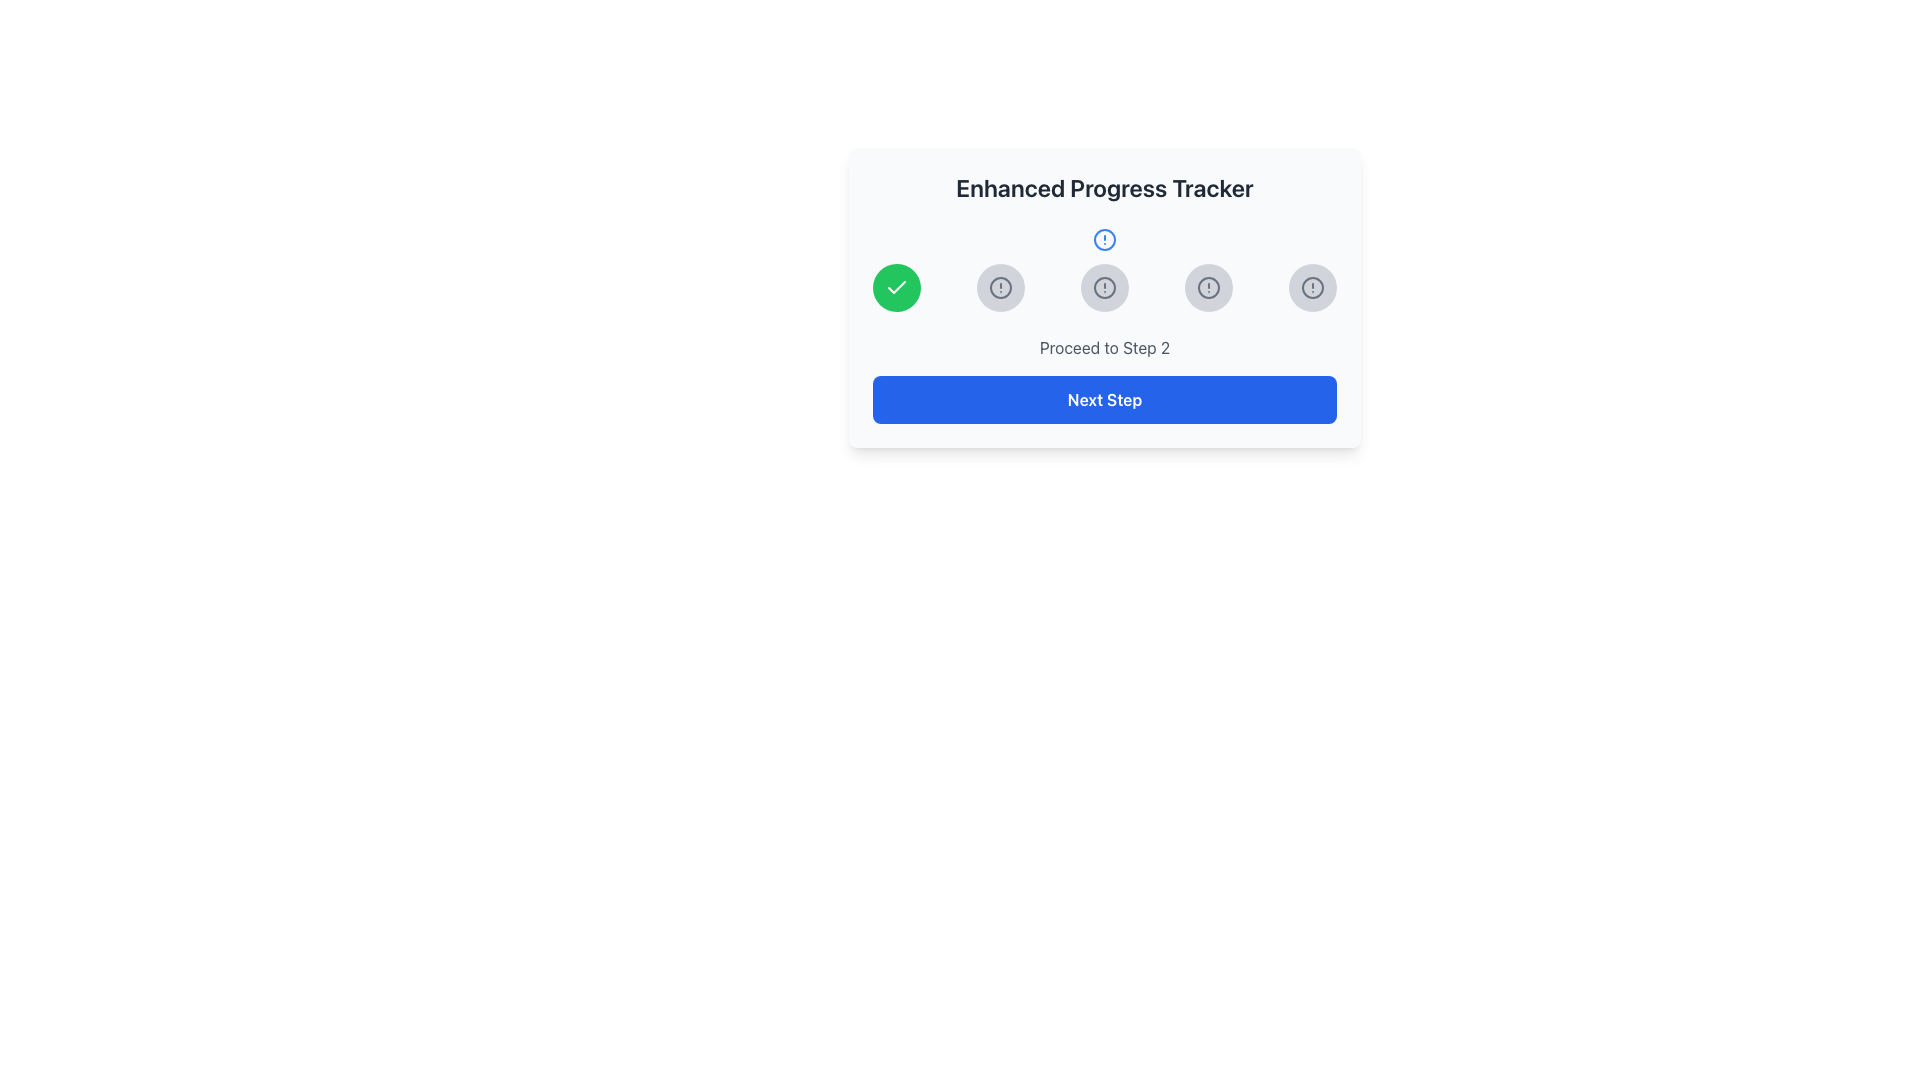 Image resolution: width=1920 pixels, height=1080 pixels. I want to click on the alert icon that indicates an incomplete step in the progress tracker, which is the second option among a series of horizontally arranged icons, so click(1001, 288).